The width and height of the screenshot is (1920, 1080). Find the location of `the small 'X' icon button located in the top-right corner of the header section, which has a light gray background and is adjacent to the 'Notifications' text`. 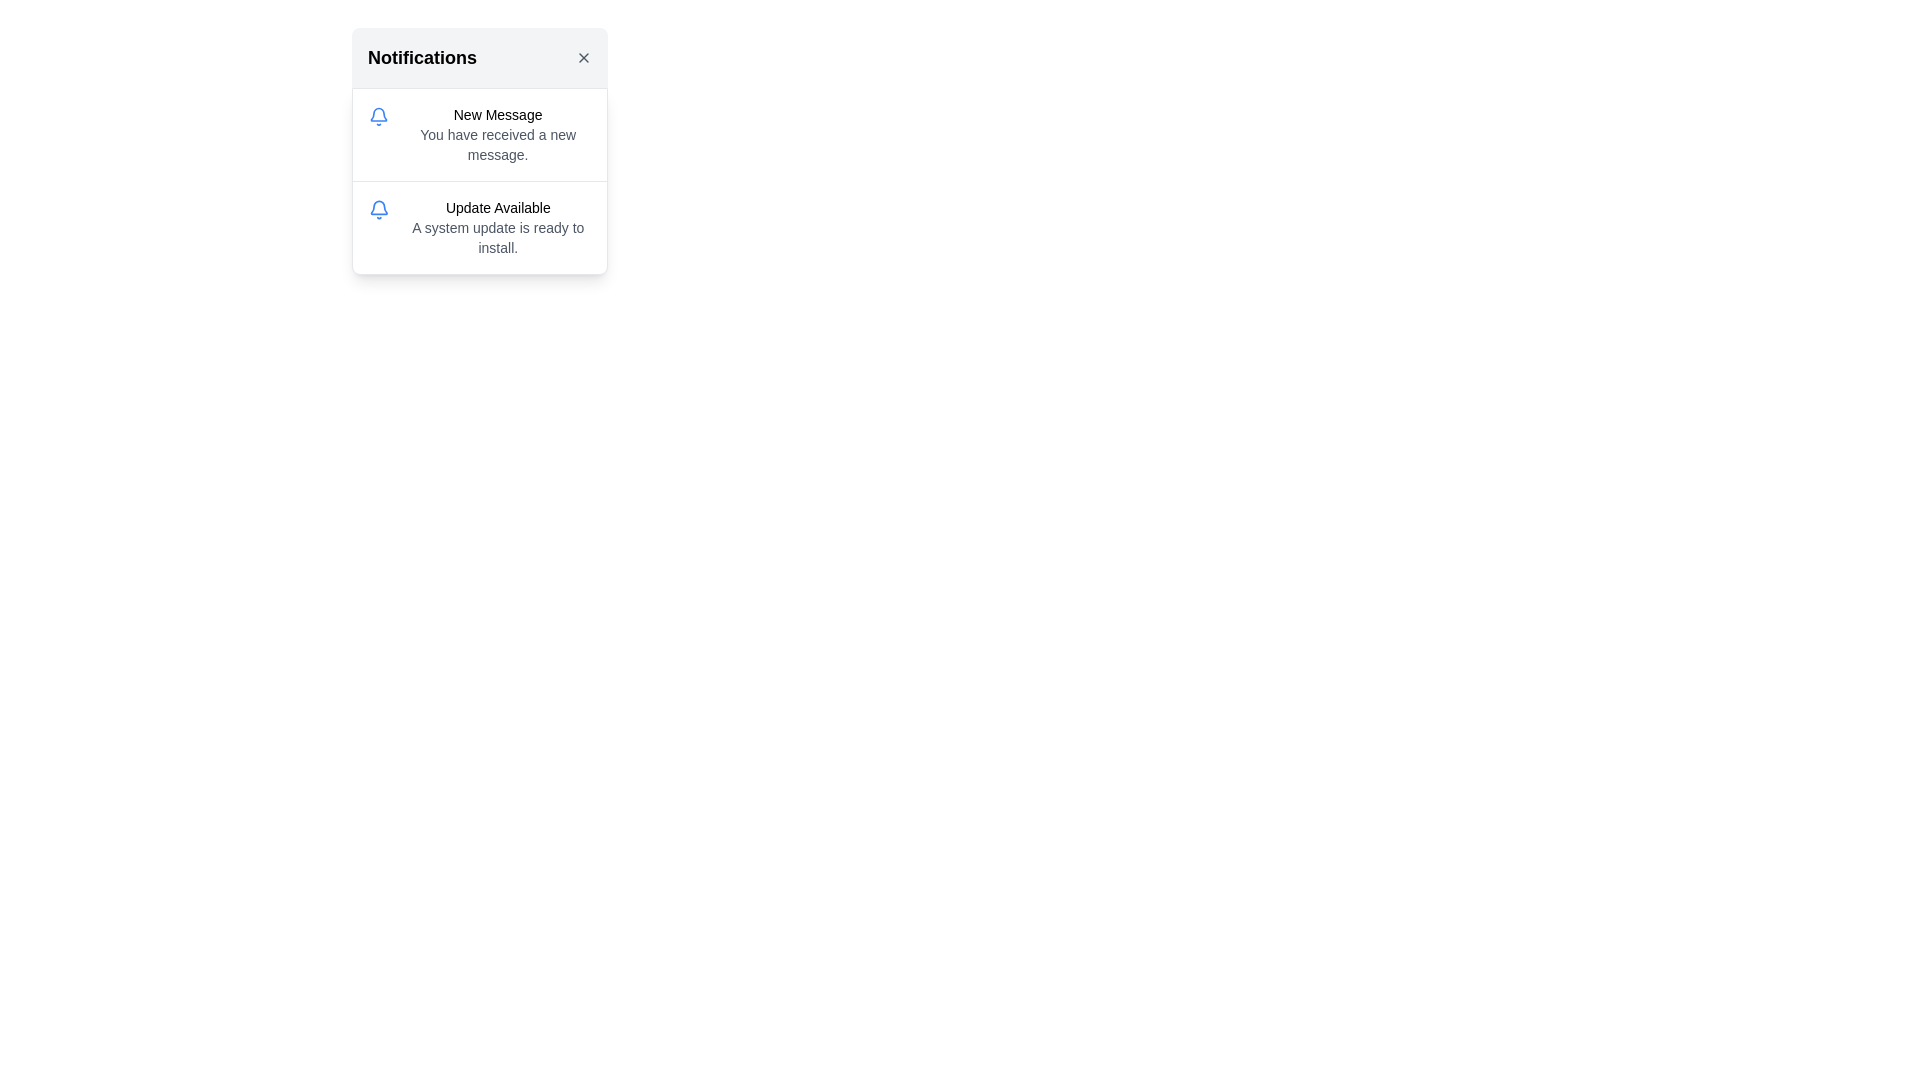

the small 'X' icon button located in the top-right corner of the header section, which has a light gray background and is adjacent to the 'Notifications' text is located at coordinates (583, 56).